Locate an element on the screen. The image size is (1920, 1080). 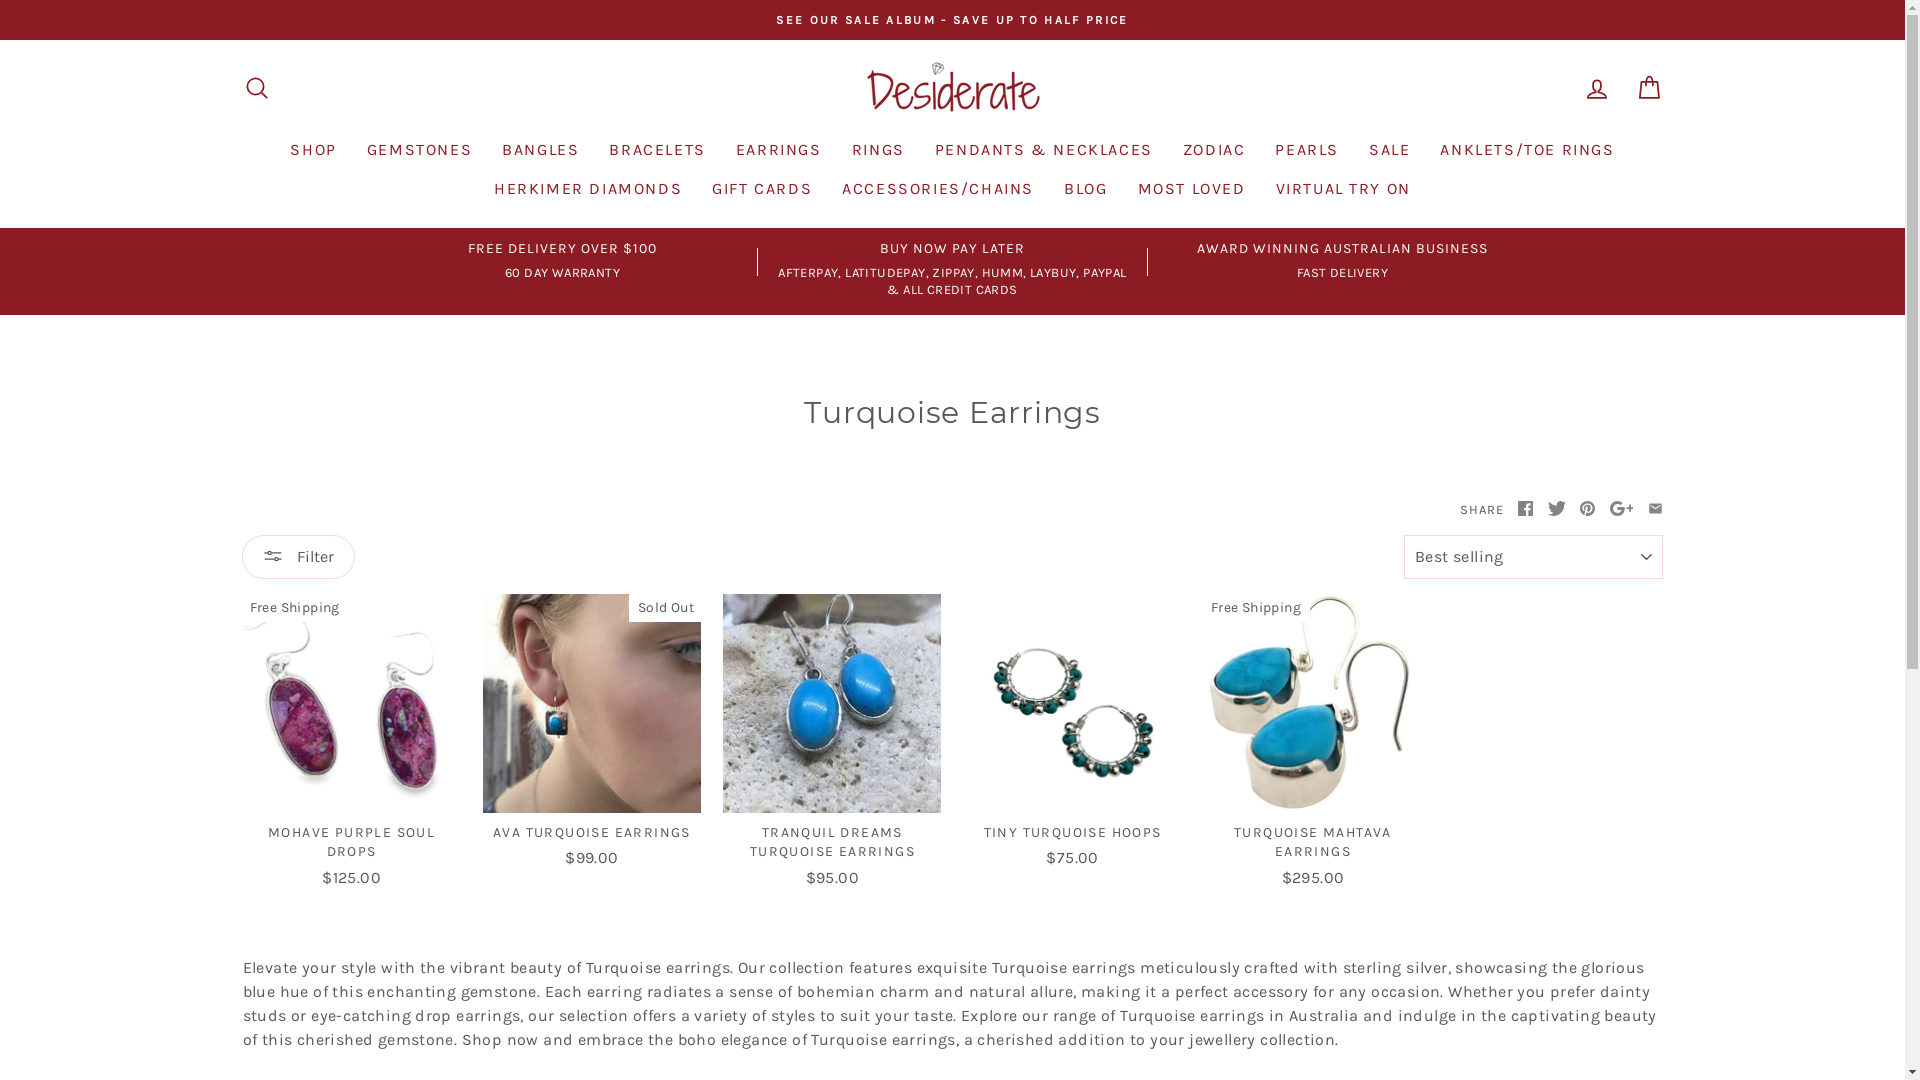
'GEMSTONES' is located at coordinates (351, 148).